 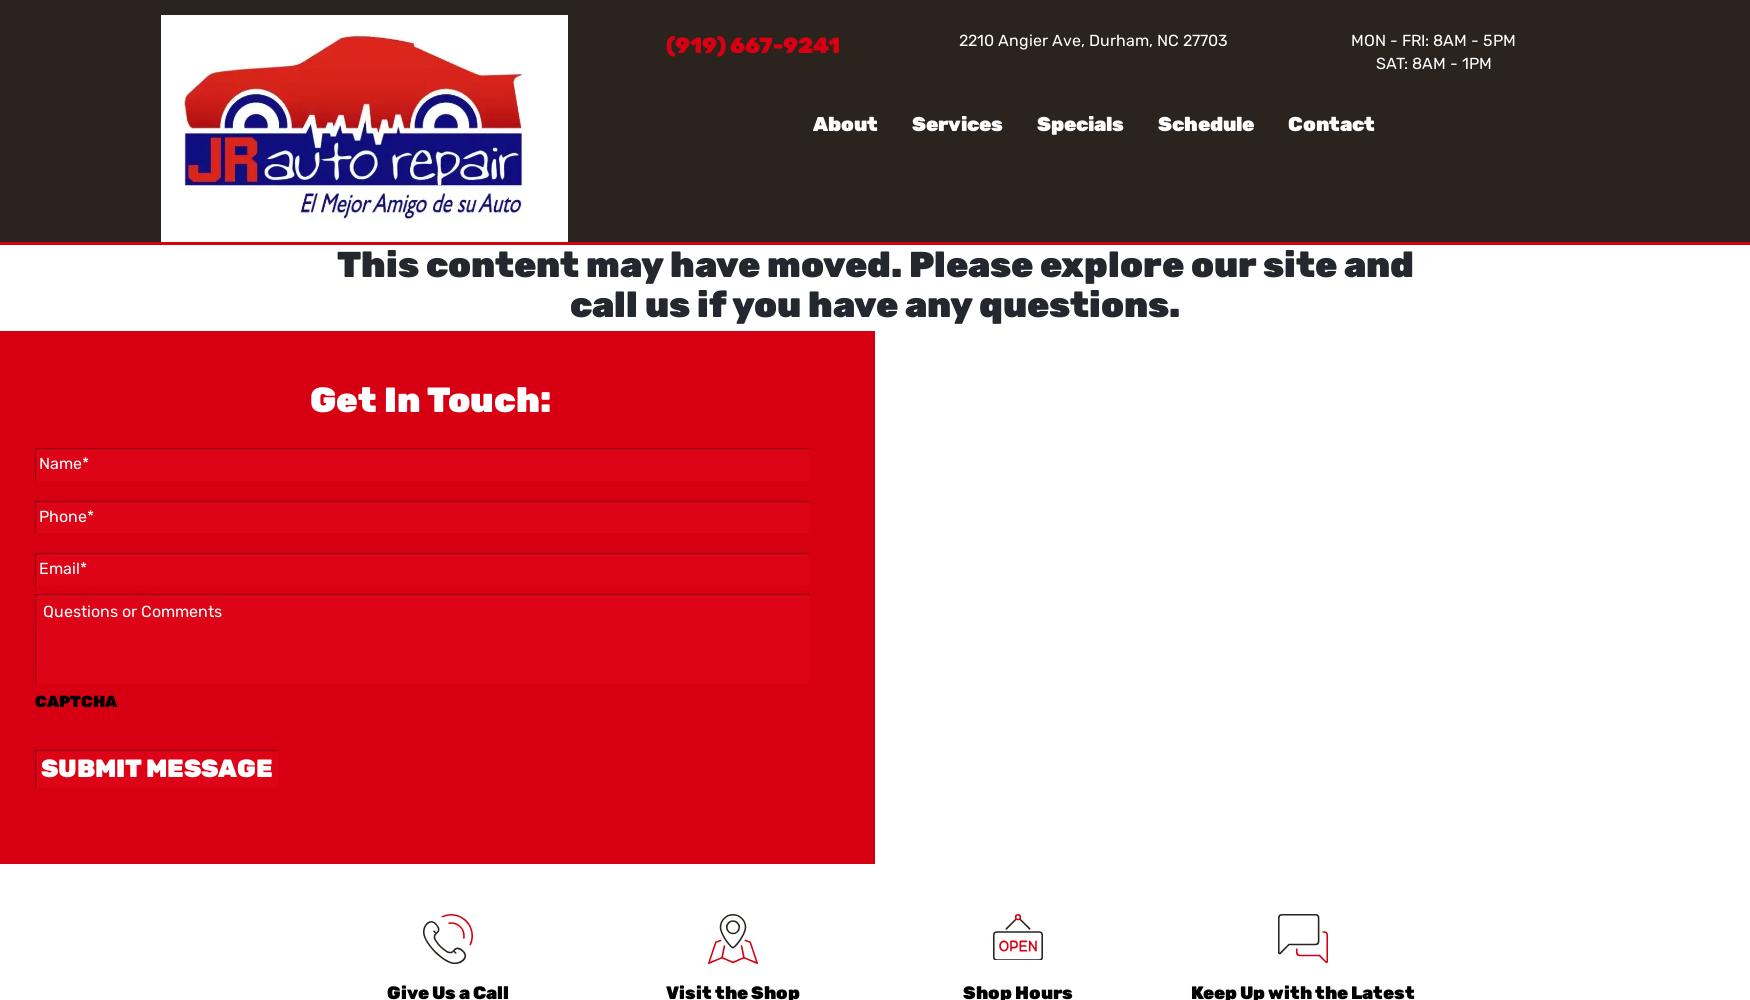 What do you see at coordinates (1079, 122) in the screenshot?
I see `'Specials'` at bounding box center [1079, 122].